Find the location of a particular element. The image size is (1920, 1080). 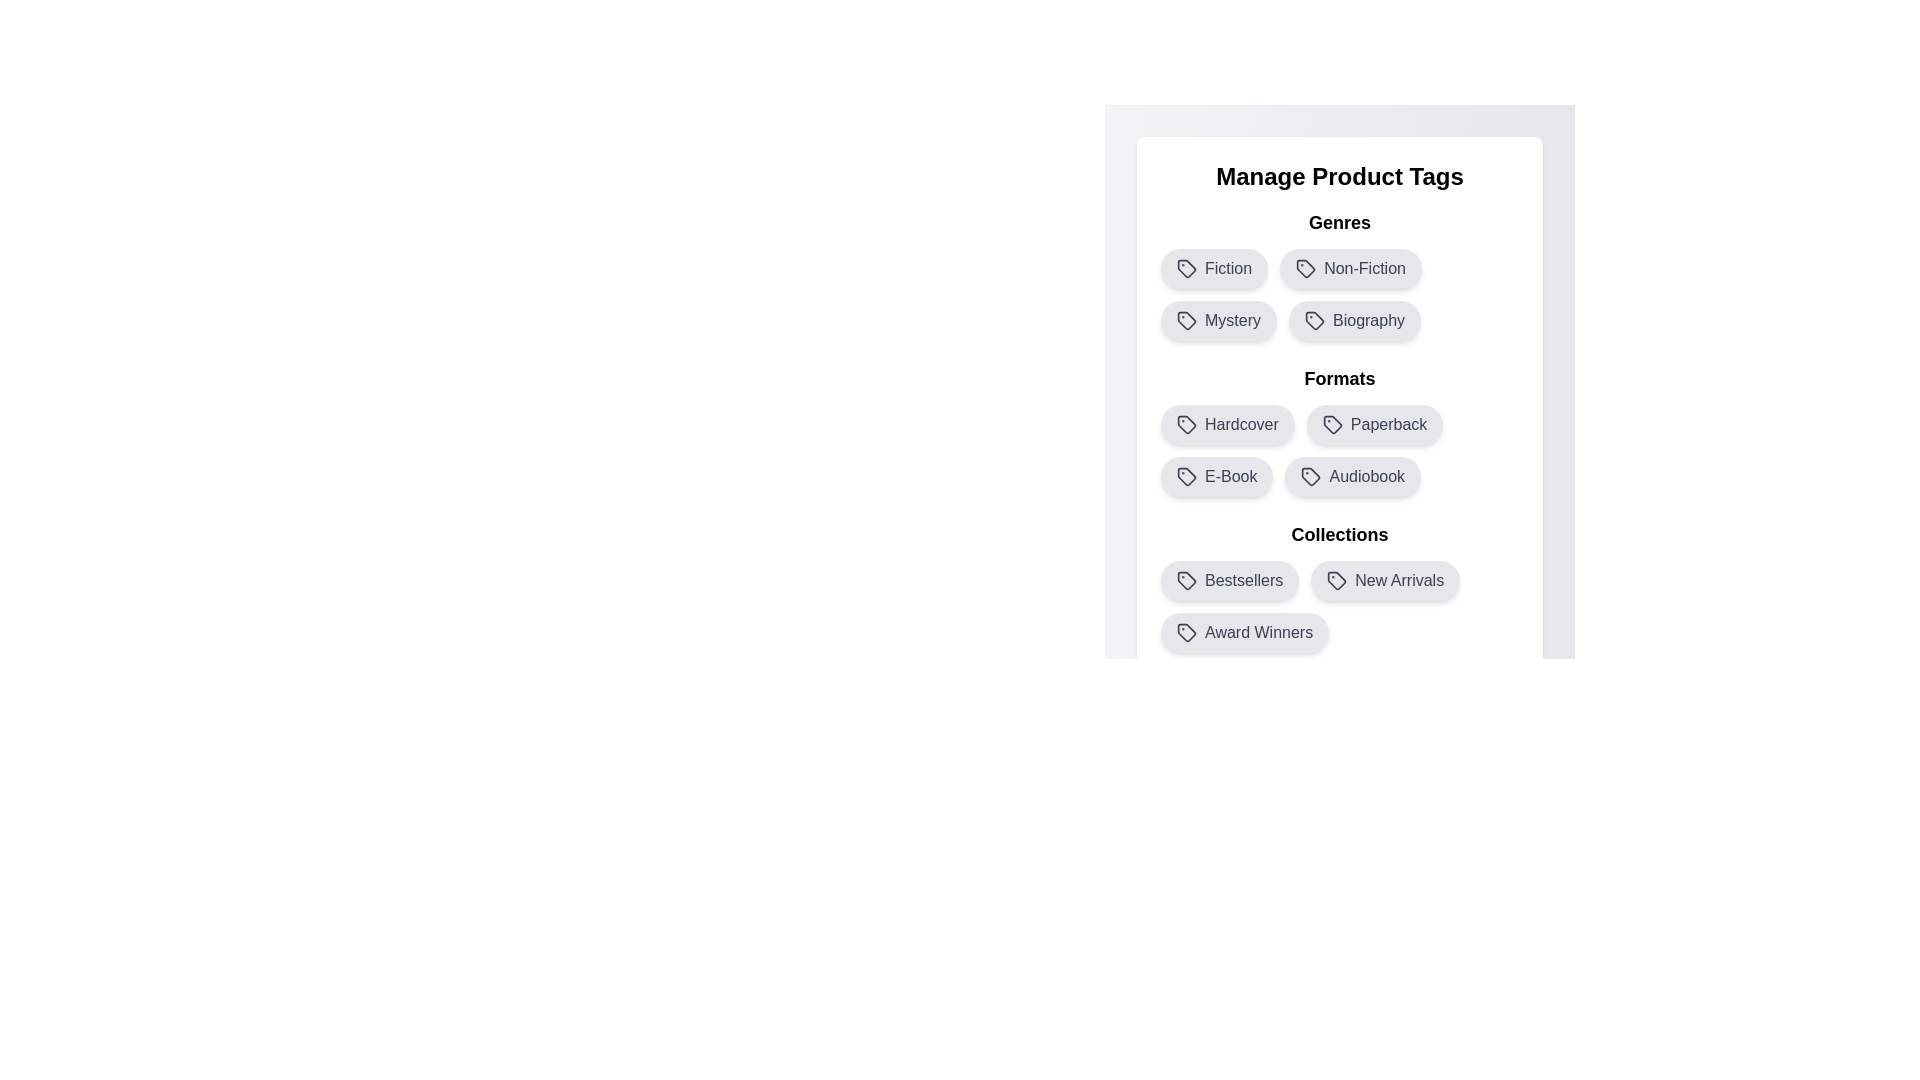

the larger tag-shaped icon within the 'Bestsellers' label in the 'Collections' section of the product tag manager interface is located at coordinates (1186, 581).